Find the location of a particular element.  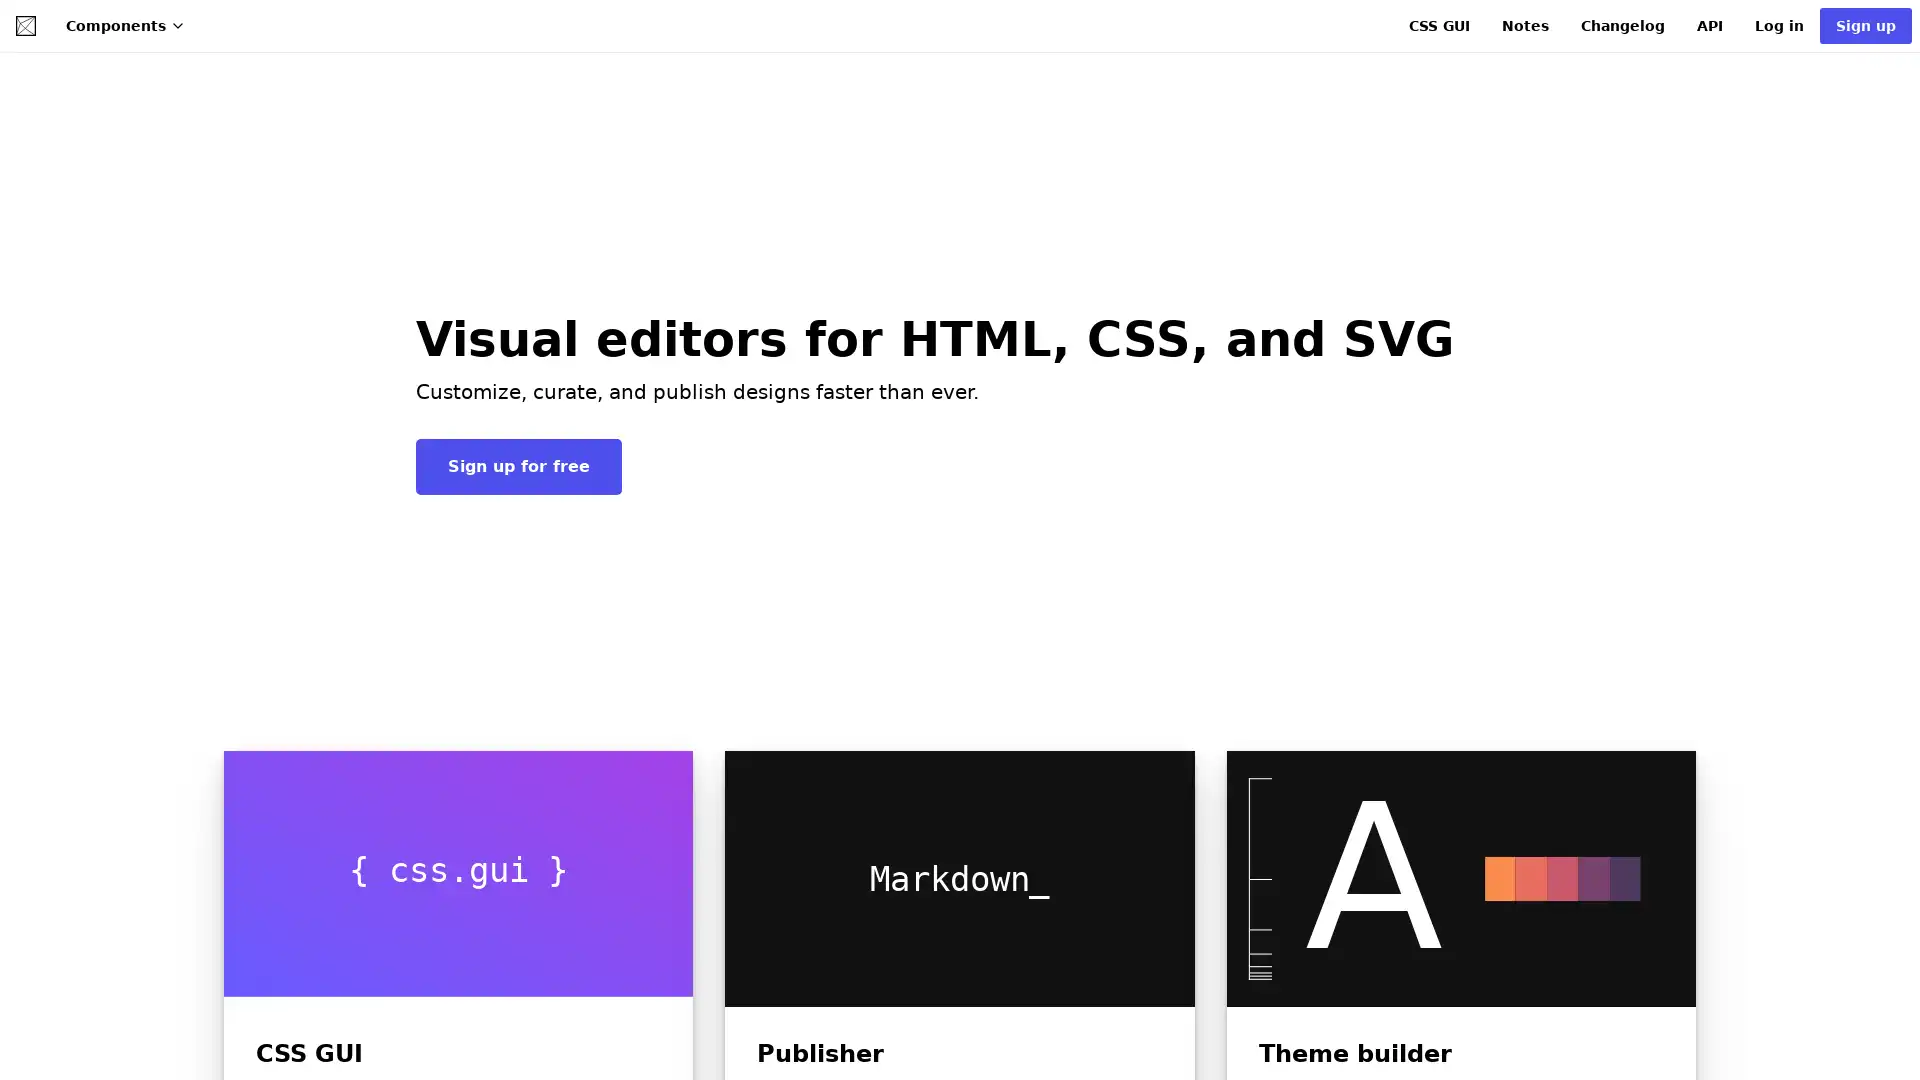

Components is located at coordinates (124, 26).